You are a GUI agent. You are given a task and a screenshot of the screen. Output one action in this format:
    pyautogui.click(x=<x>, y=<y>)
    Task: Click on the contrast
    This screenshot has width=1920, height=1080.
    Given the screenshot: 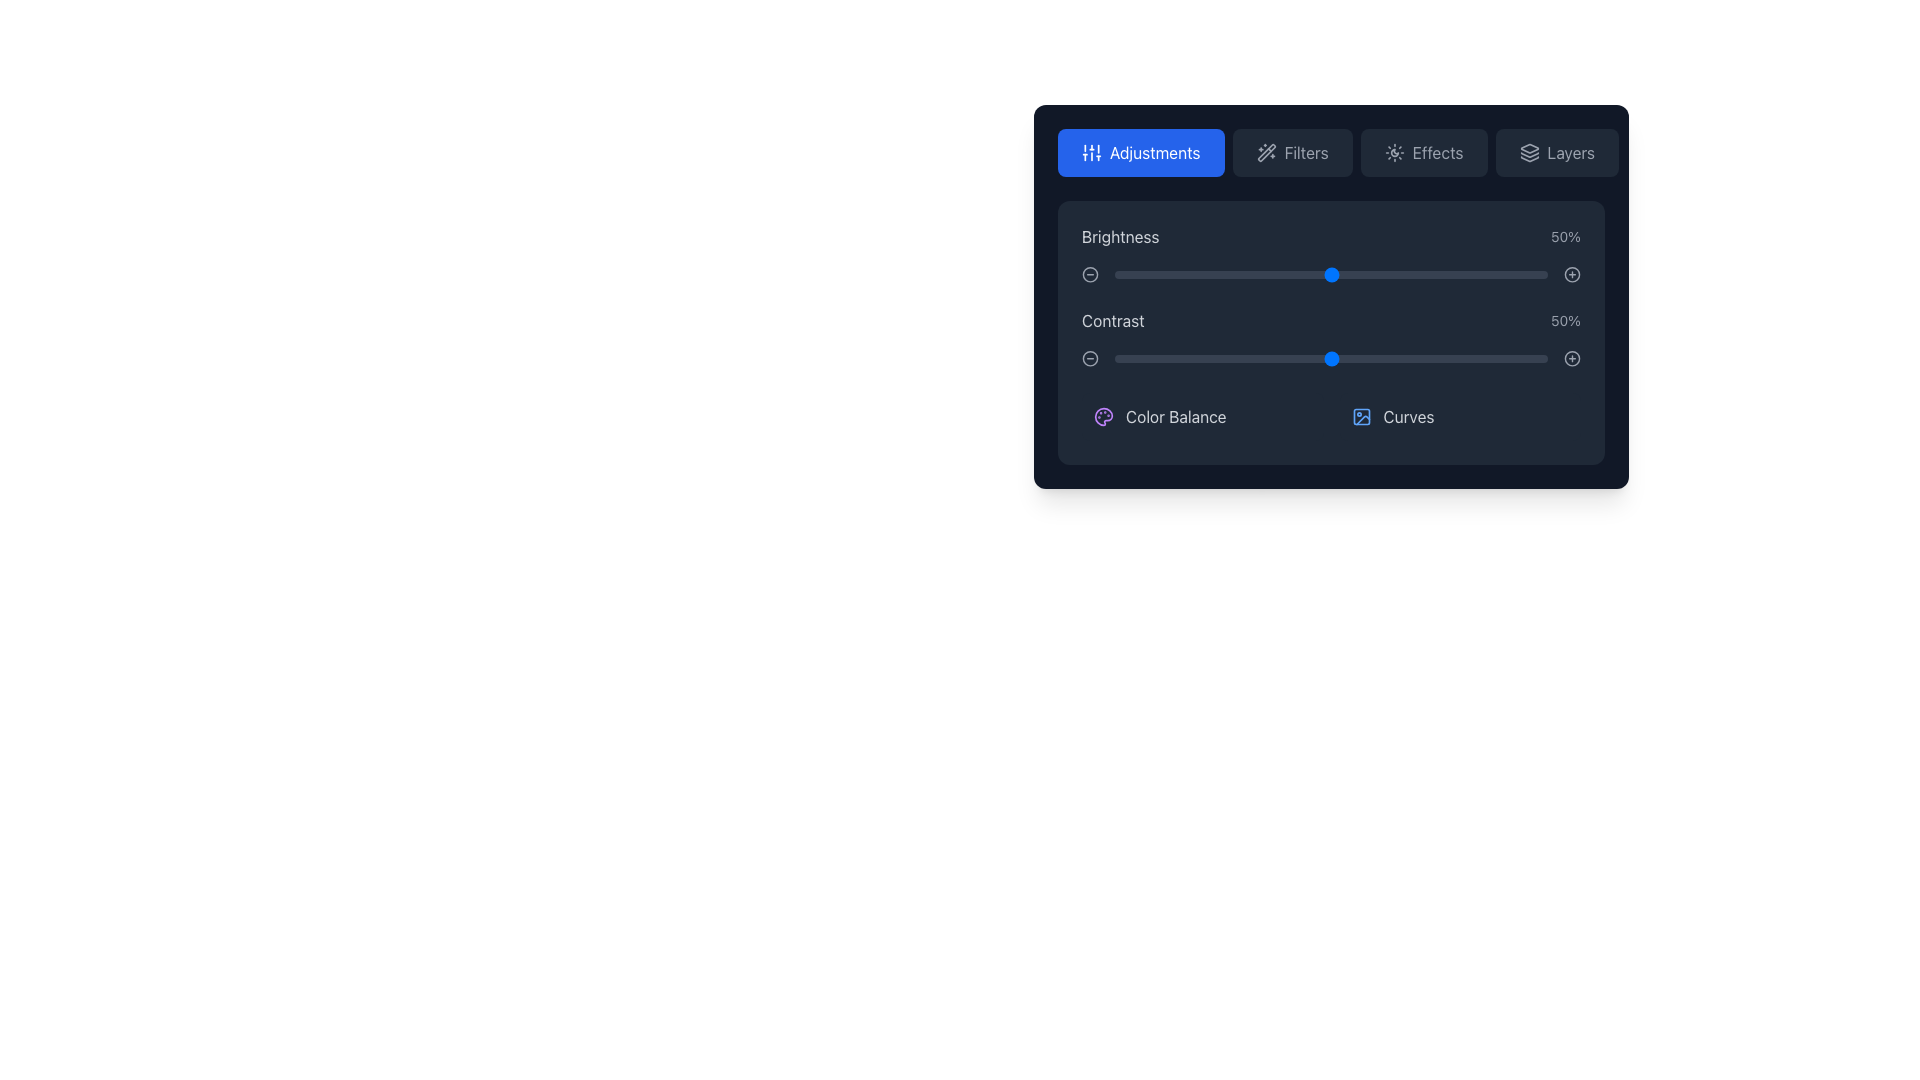 What is the action you would take?
    pyautogui.click(x=1357, y=357)
    